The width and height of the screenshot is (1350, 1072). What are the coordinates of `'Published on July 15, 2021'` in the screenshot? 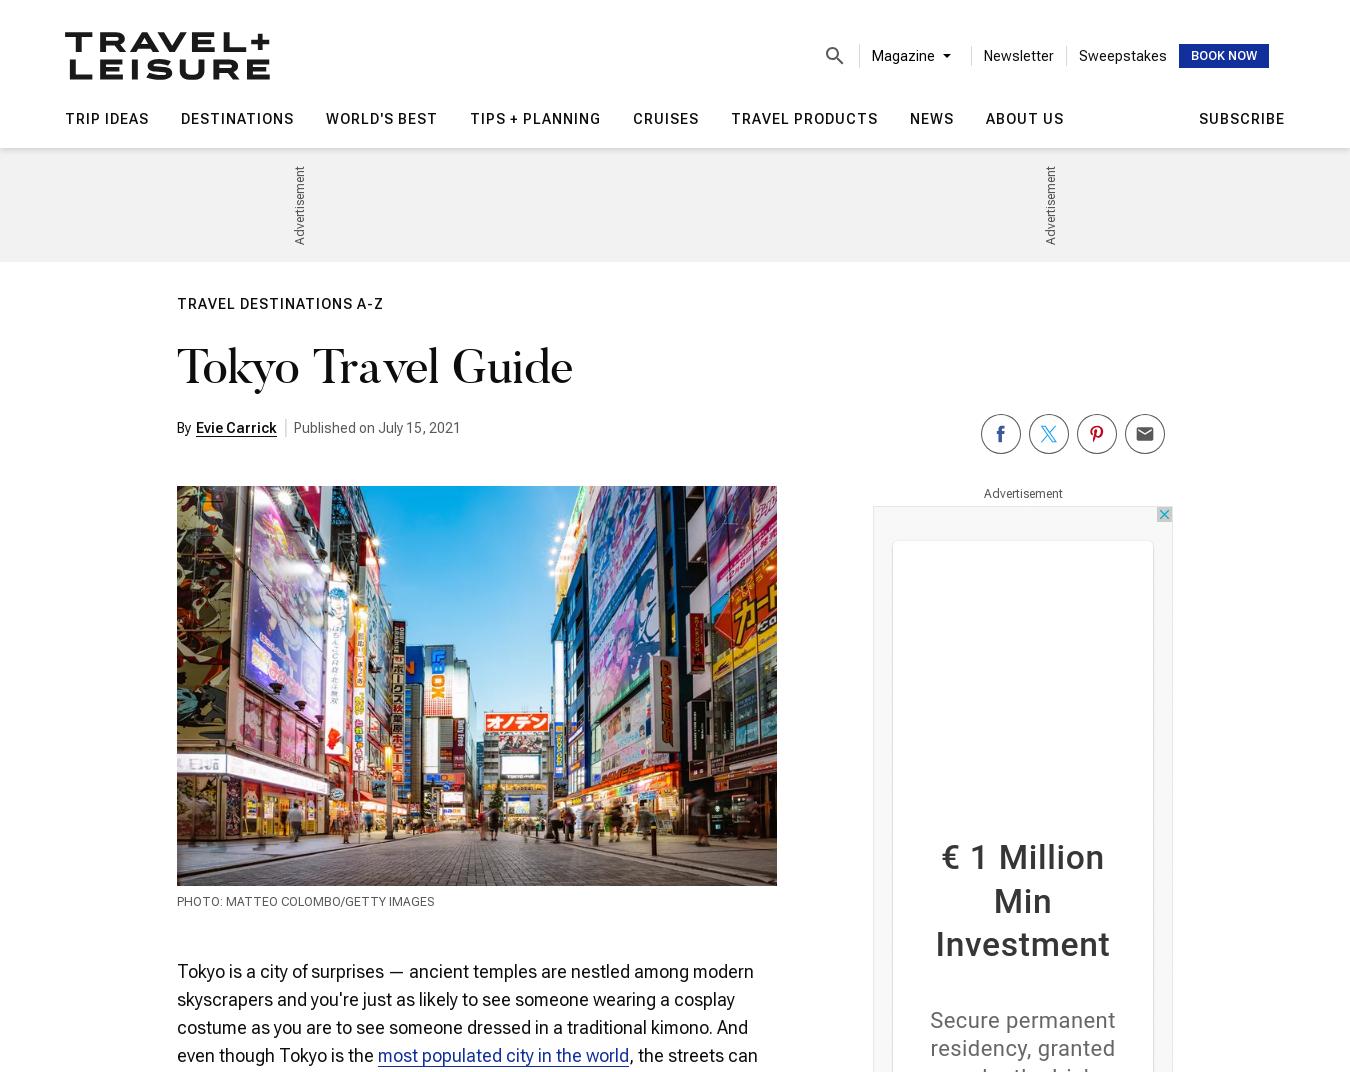 It's located at (377, 427).